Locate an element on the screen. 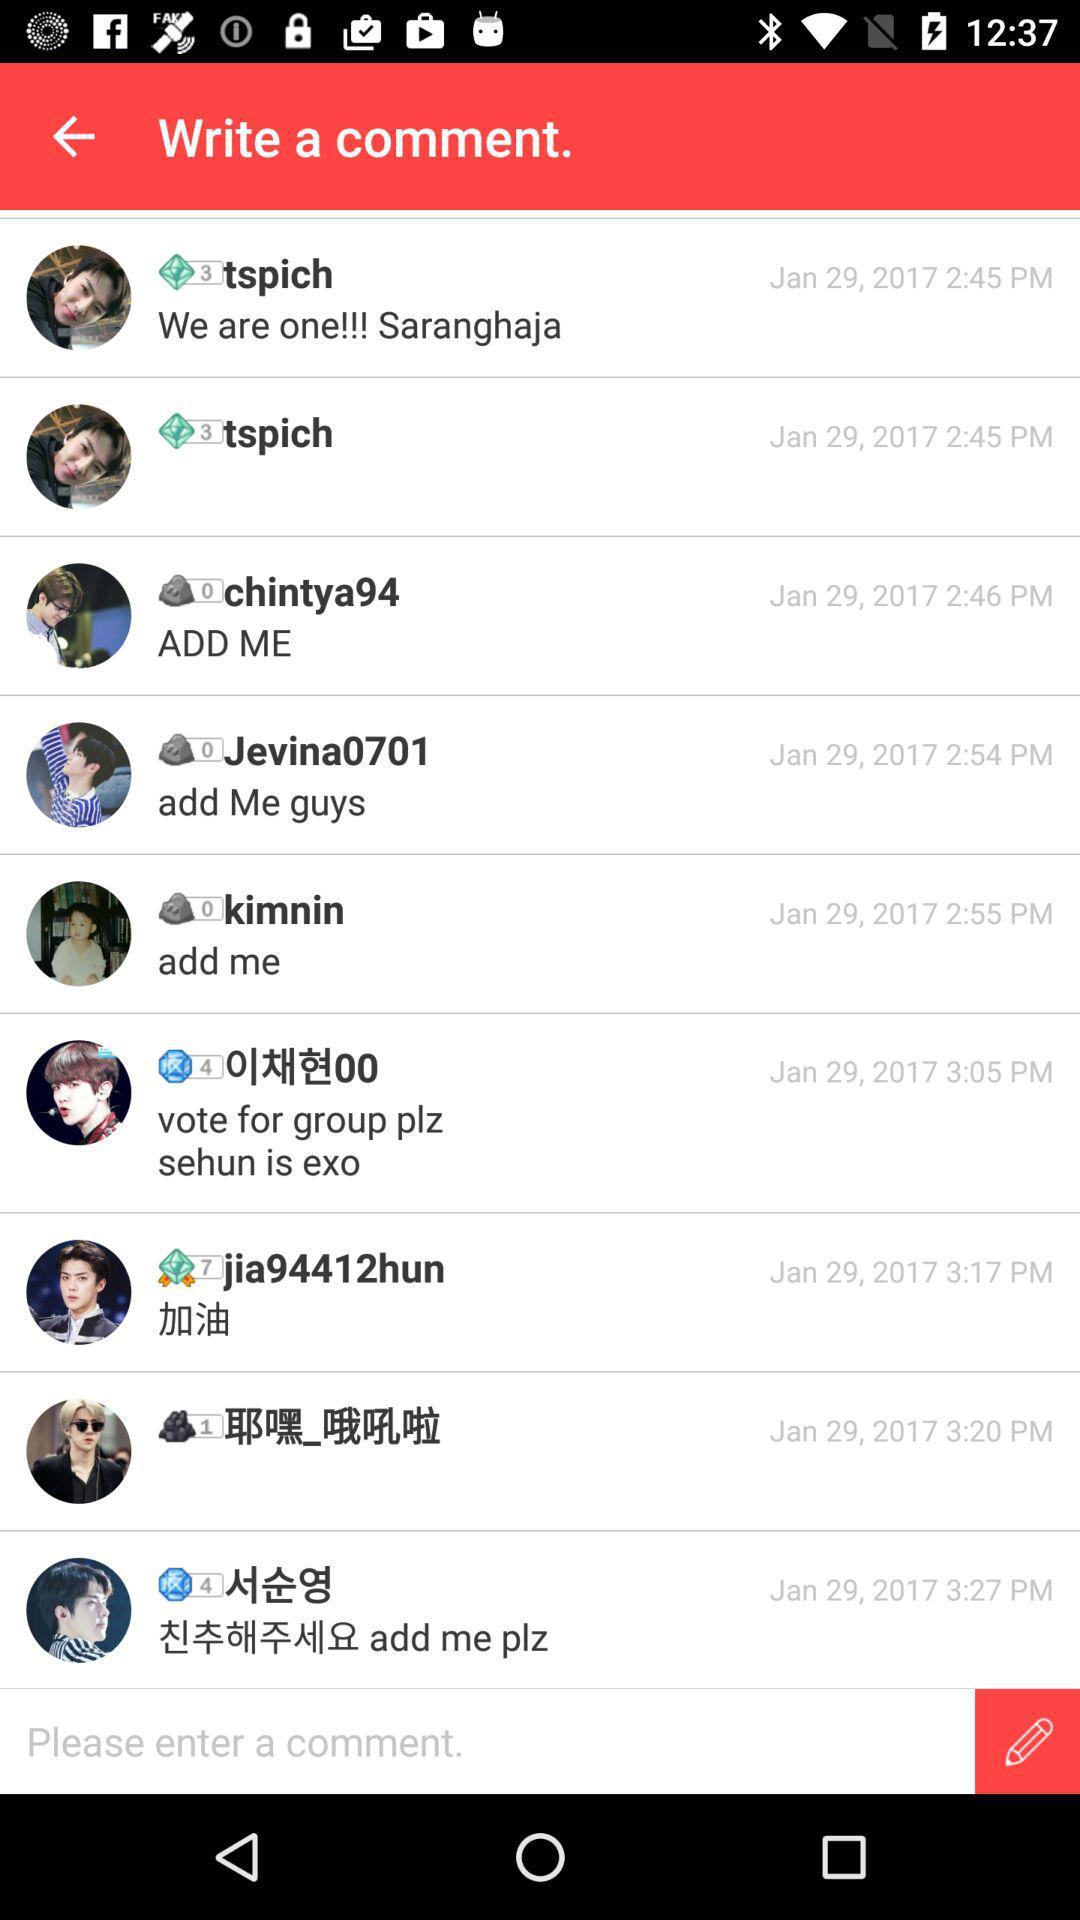 The width and height of the screenshot is (1080, 1920). item next to jan 29 2017 item is located at coordinates (489, 1425).